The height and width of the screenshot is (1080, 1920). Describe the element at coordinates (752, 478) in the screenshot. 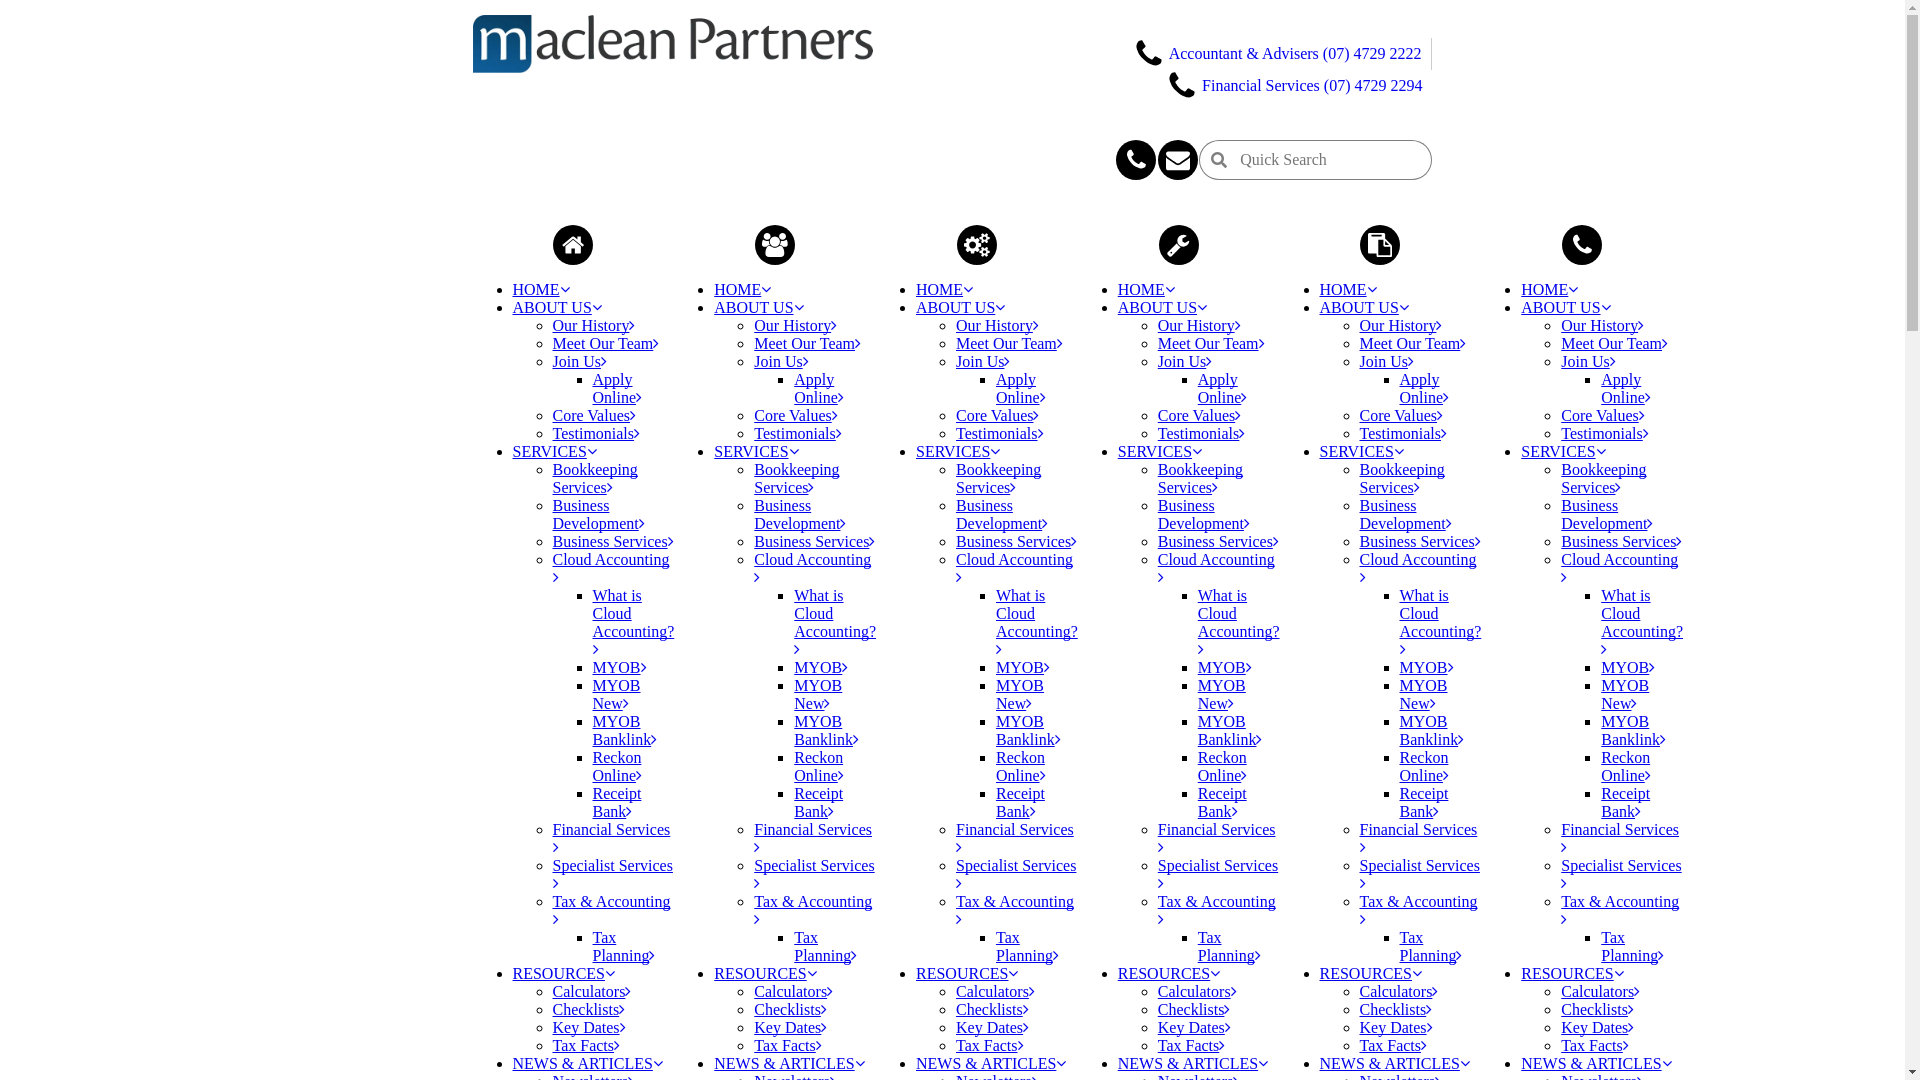

I see `'Bookkeeping Services'` at that location.